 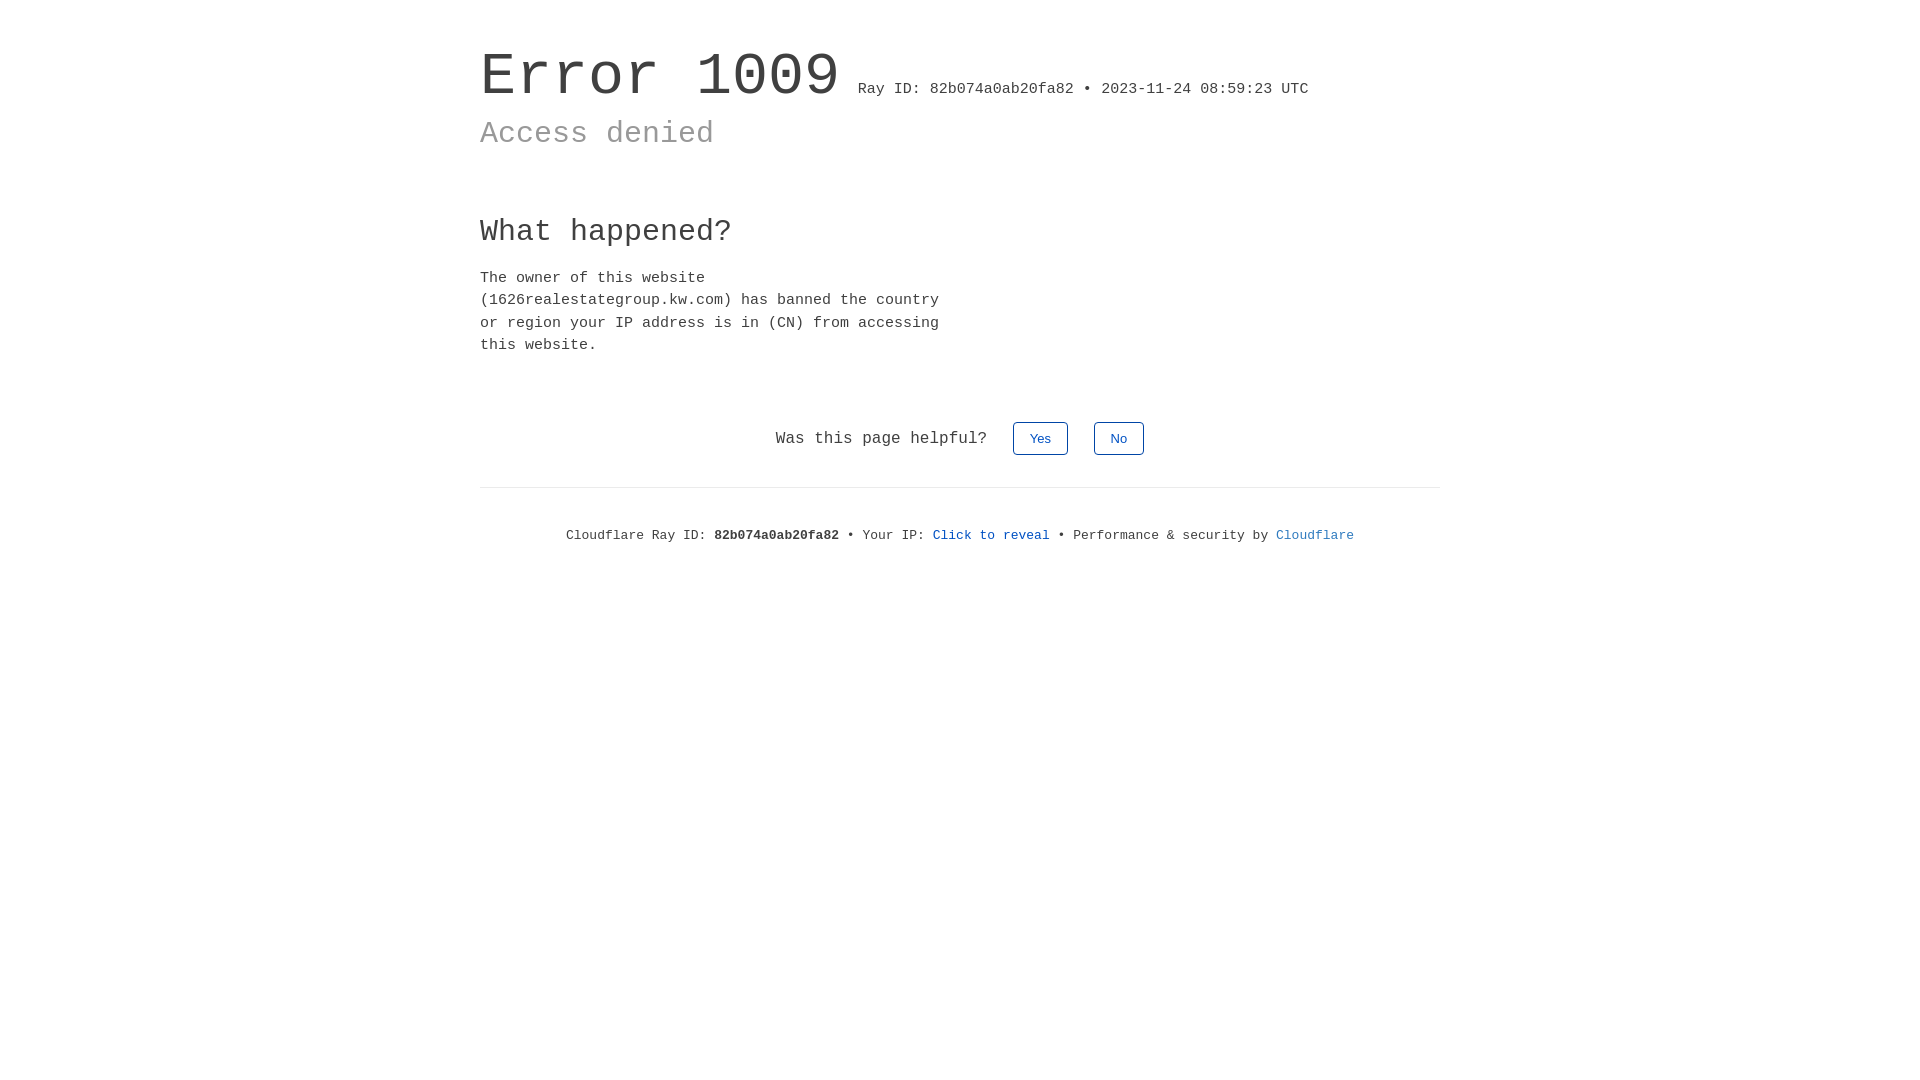 What do you see at coordinates (1118, 437) in the screenshot?
I see `'No'` at bounding box center [1118, 437].